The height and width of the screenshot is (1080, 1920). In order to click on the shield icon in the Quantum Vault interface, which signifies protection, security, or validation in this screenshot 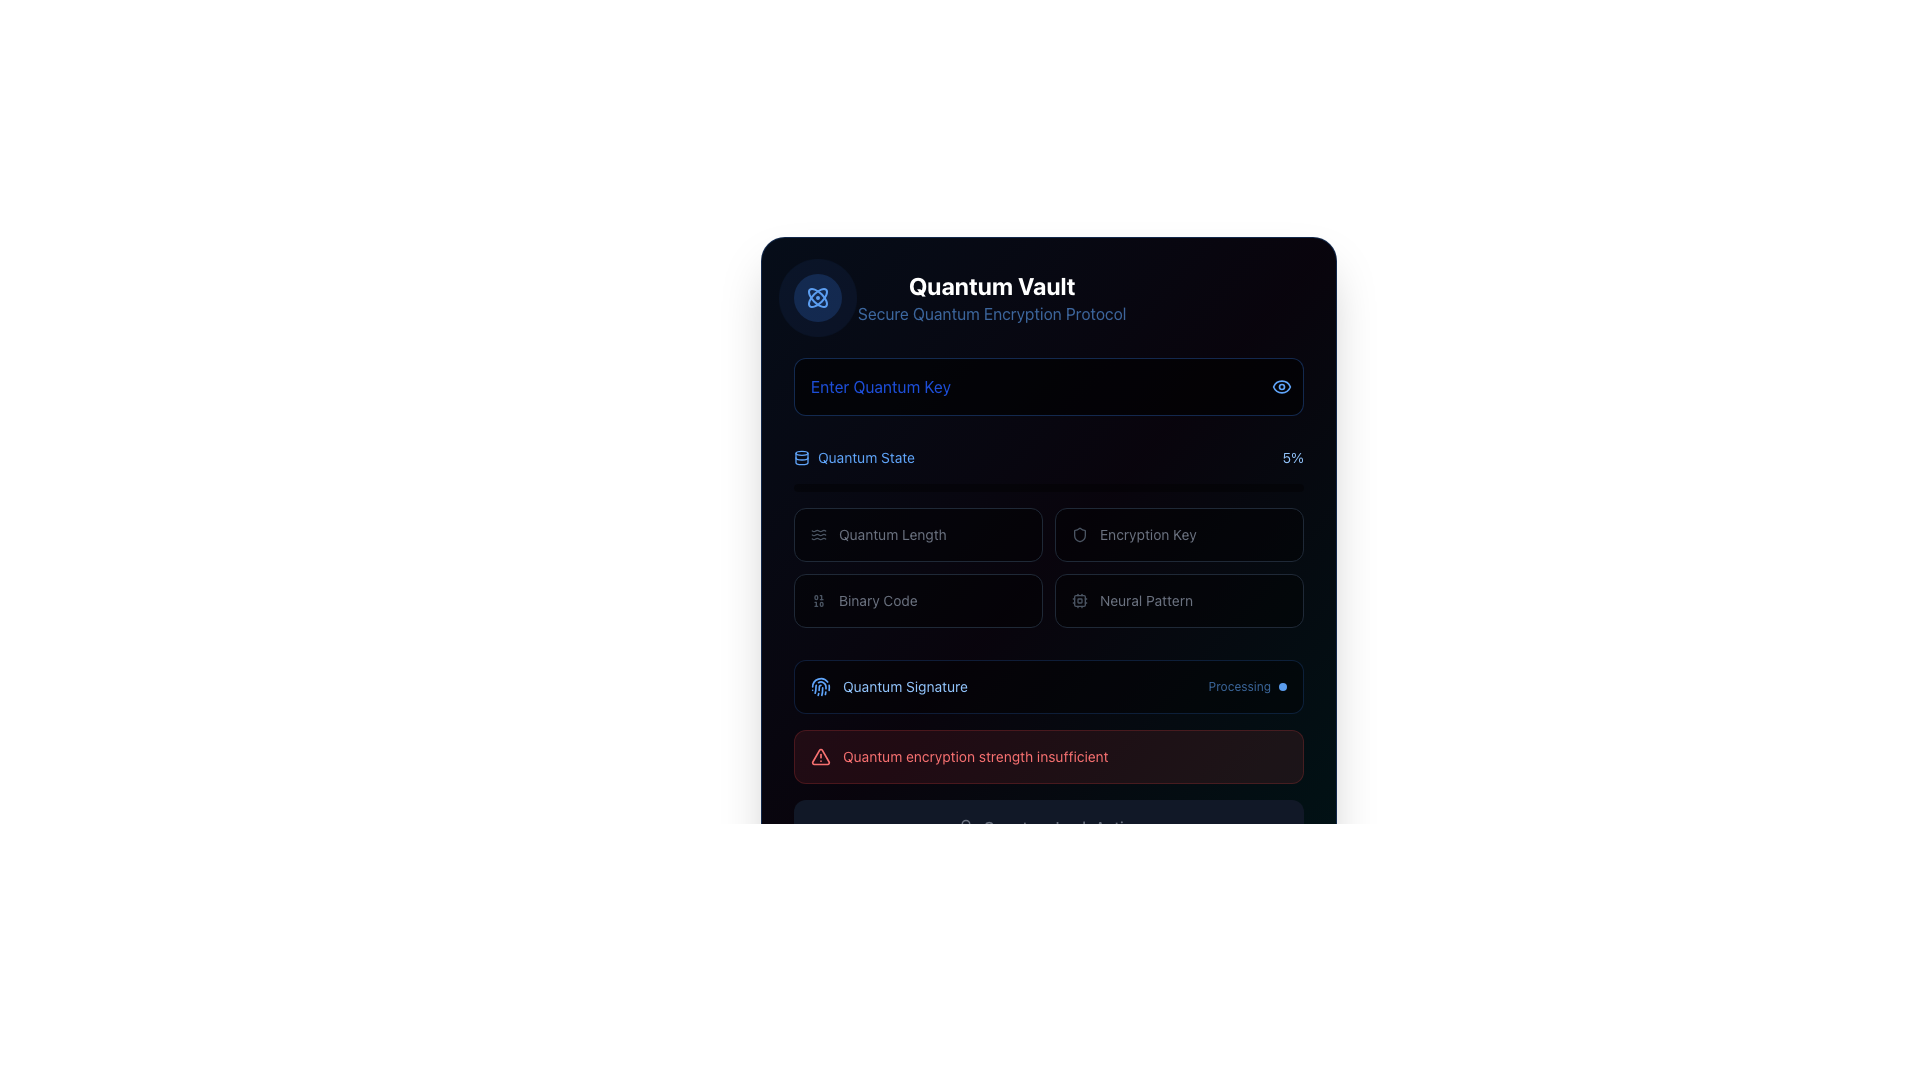, I will do `click(1079, 534)`.